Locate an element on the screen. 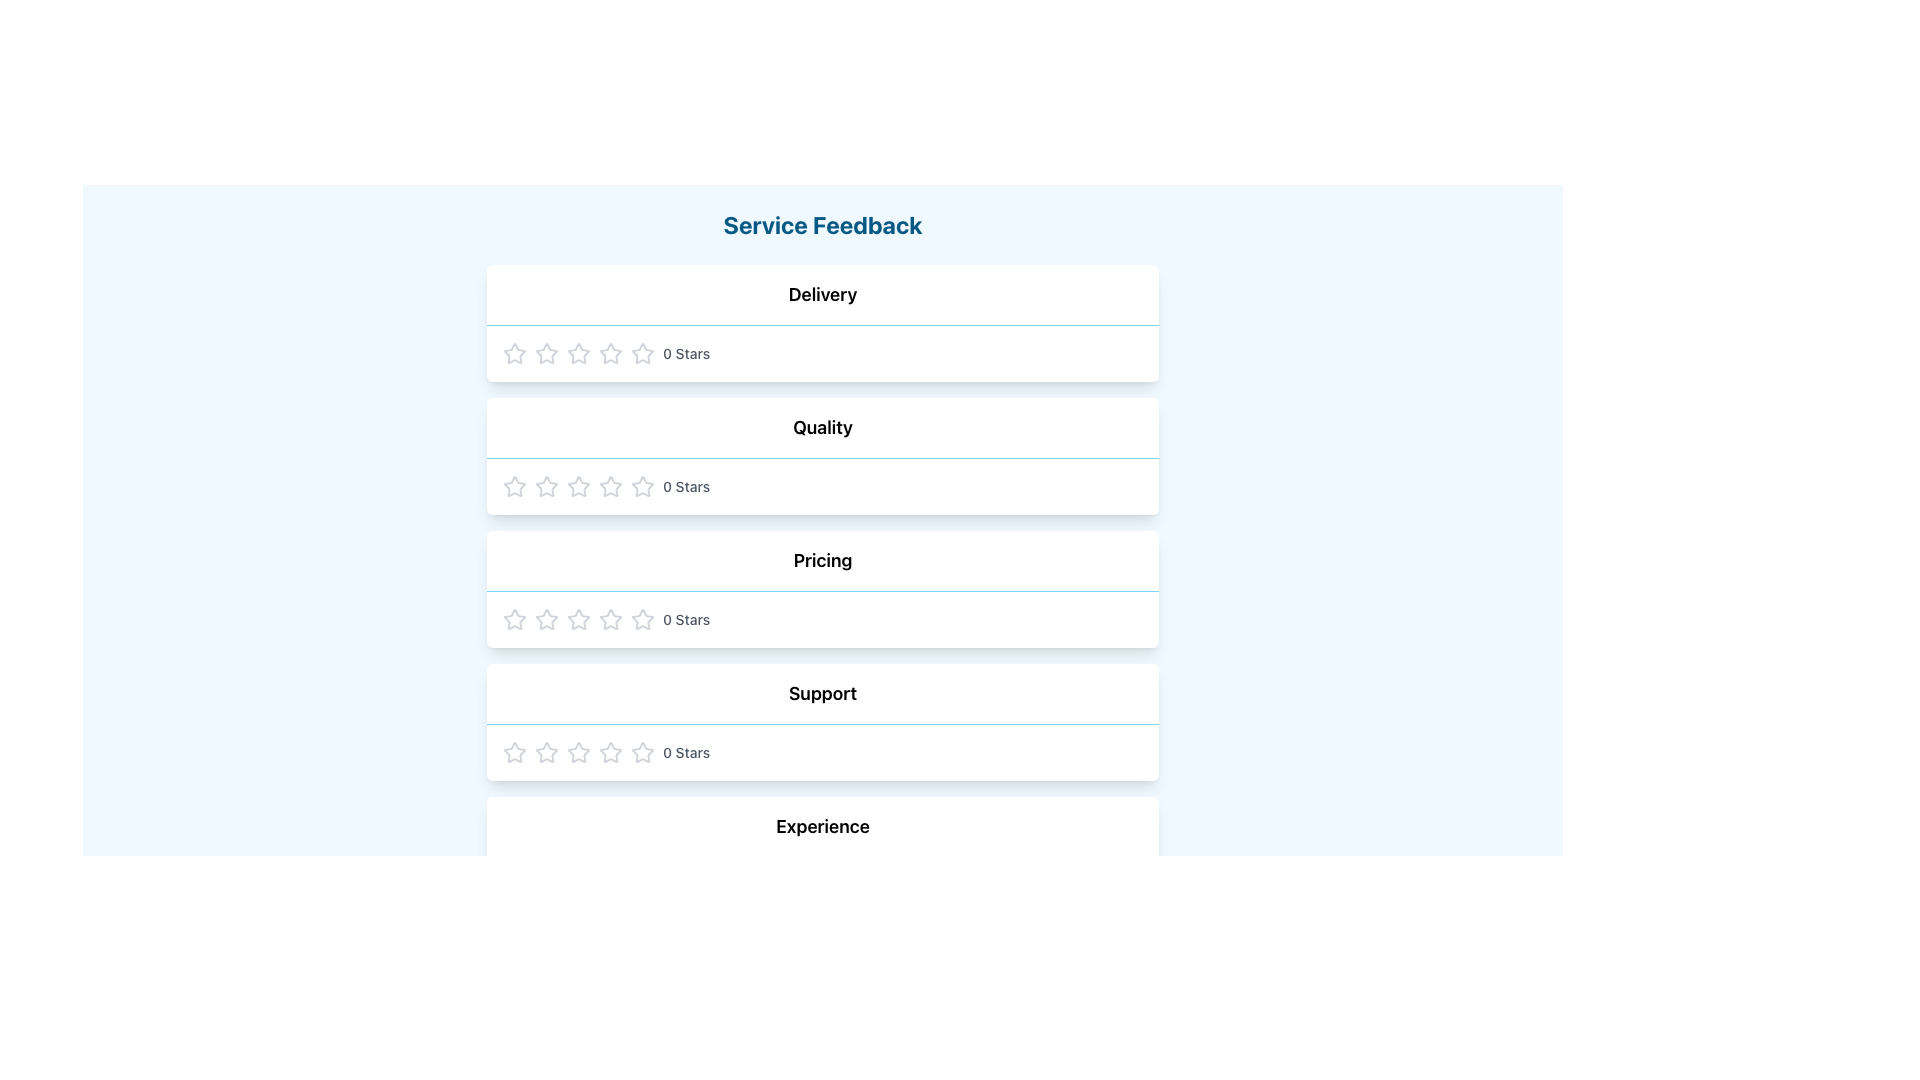 This screenshot has height=1080, width=1920. the first star icon is located at coordinates (514, 486).